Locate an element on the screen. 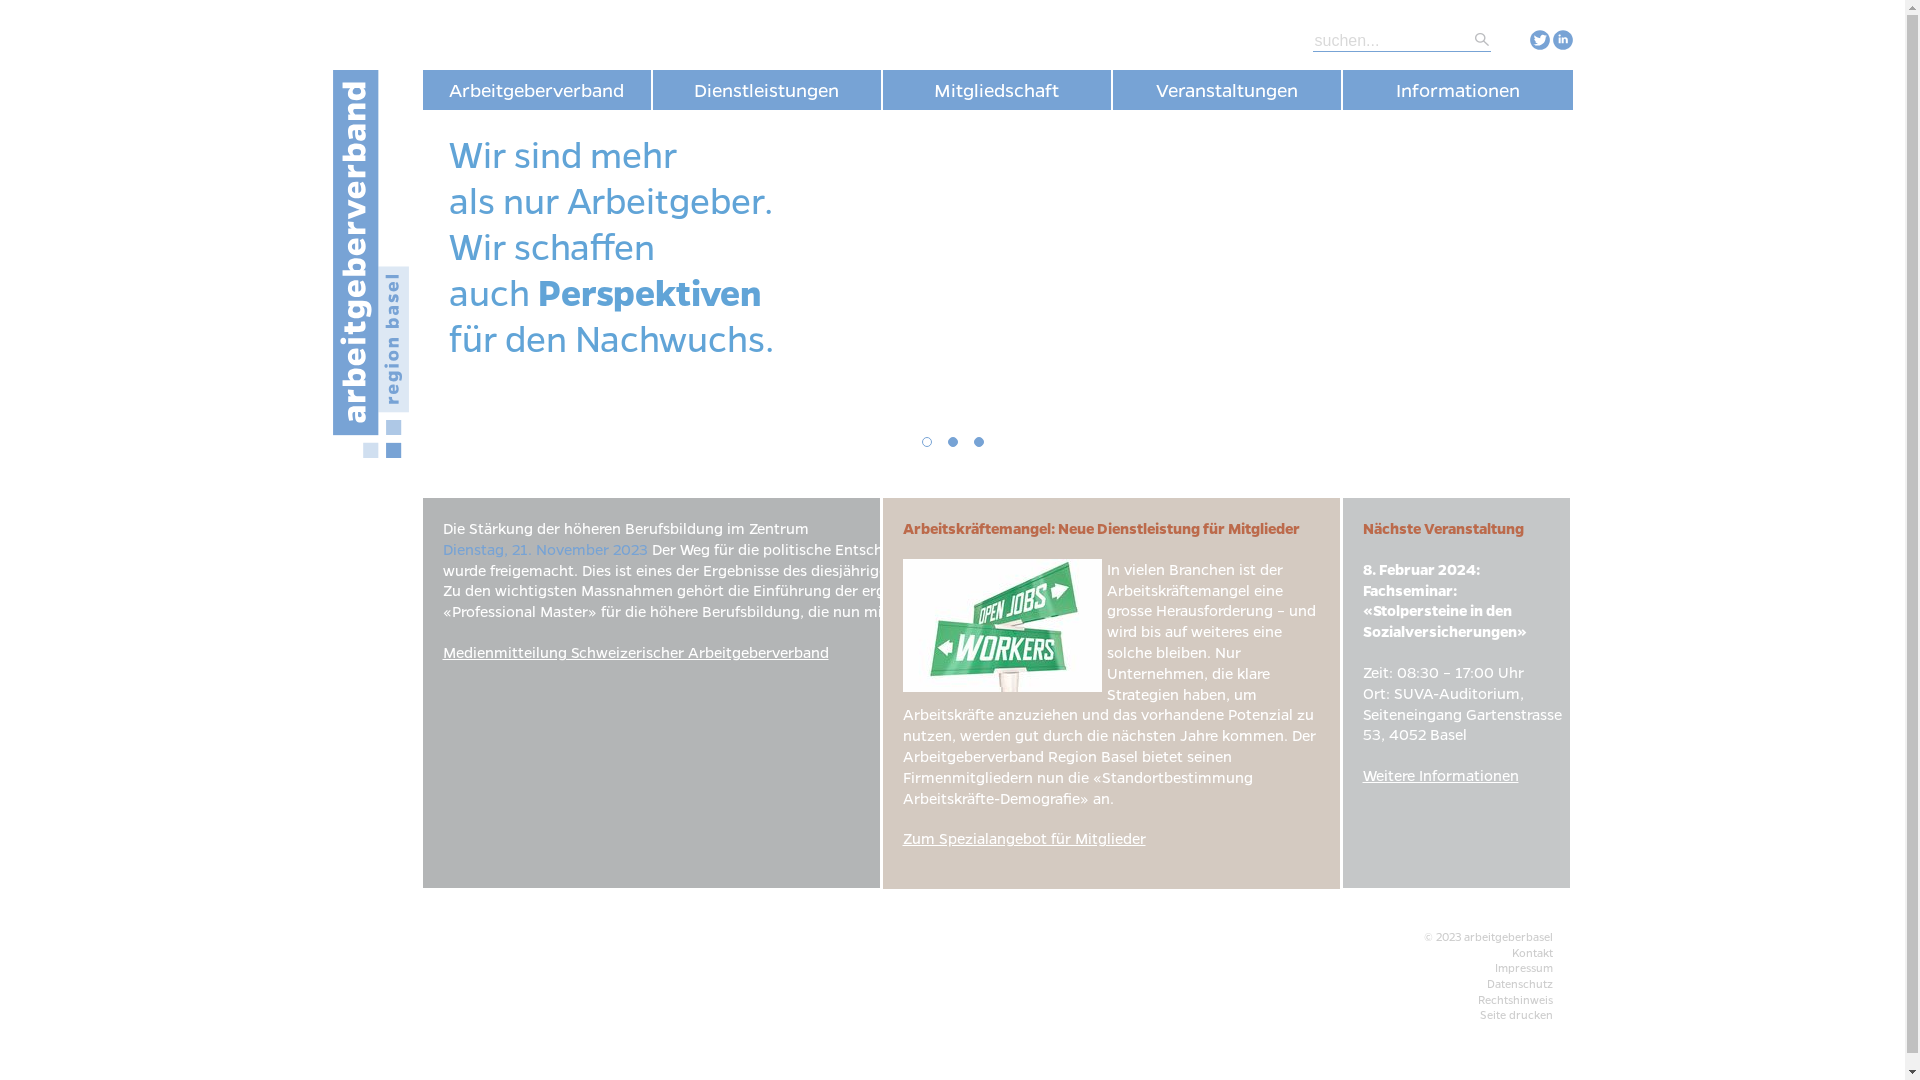 The image size is (1920, 1080). 'Informationen' is located at coordinates (1457, 88).